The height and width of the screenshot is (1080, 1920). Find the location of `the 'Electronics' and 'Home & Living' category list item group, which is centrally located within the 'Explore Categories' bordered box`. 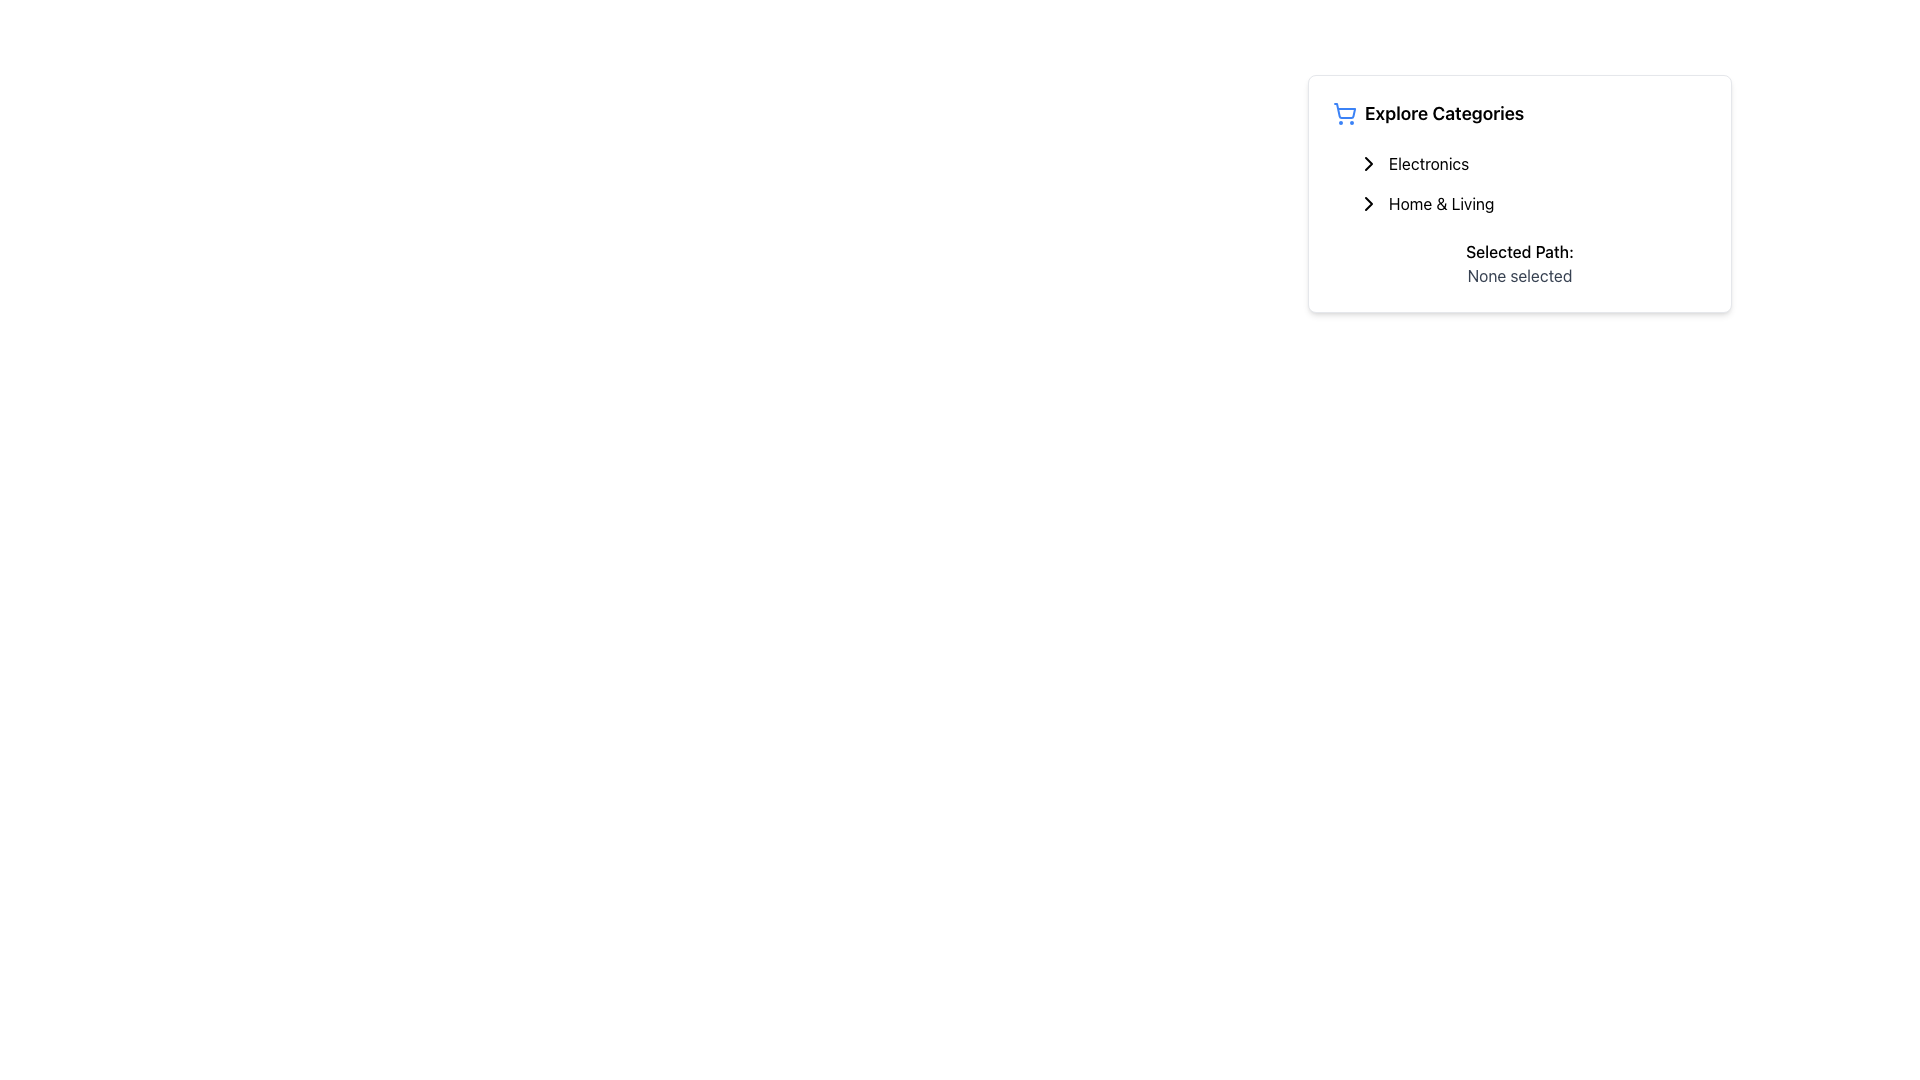

the 'Electronics' and 'Home & Living' category list item group, which is centrally located within the 'Explore Categories' bordered box is located at coordinates (1520, 184).